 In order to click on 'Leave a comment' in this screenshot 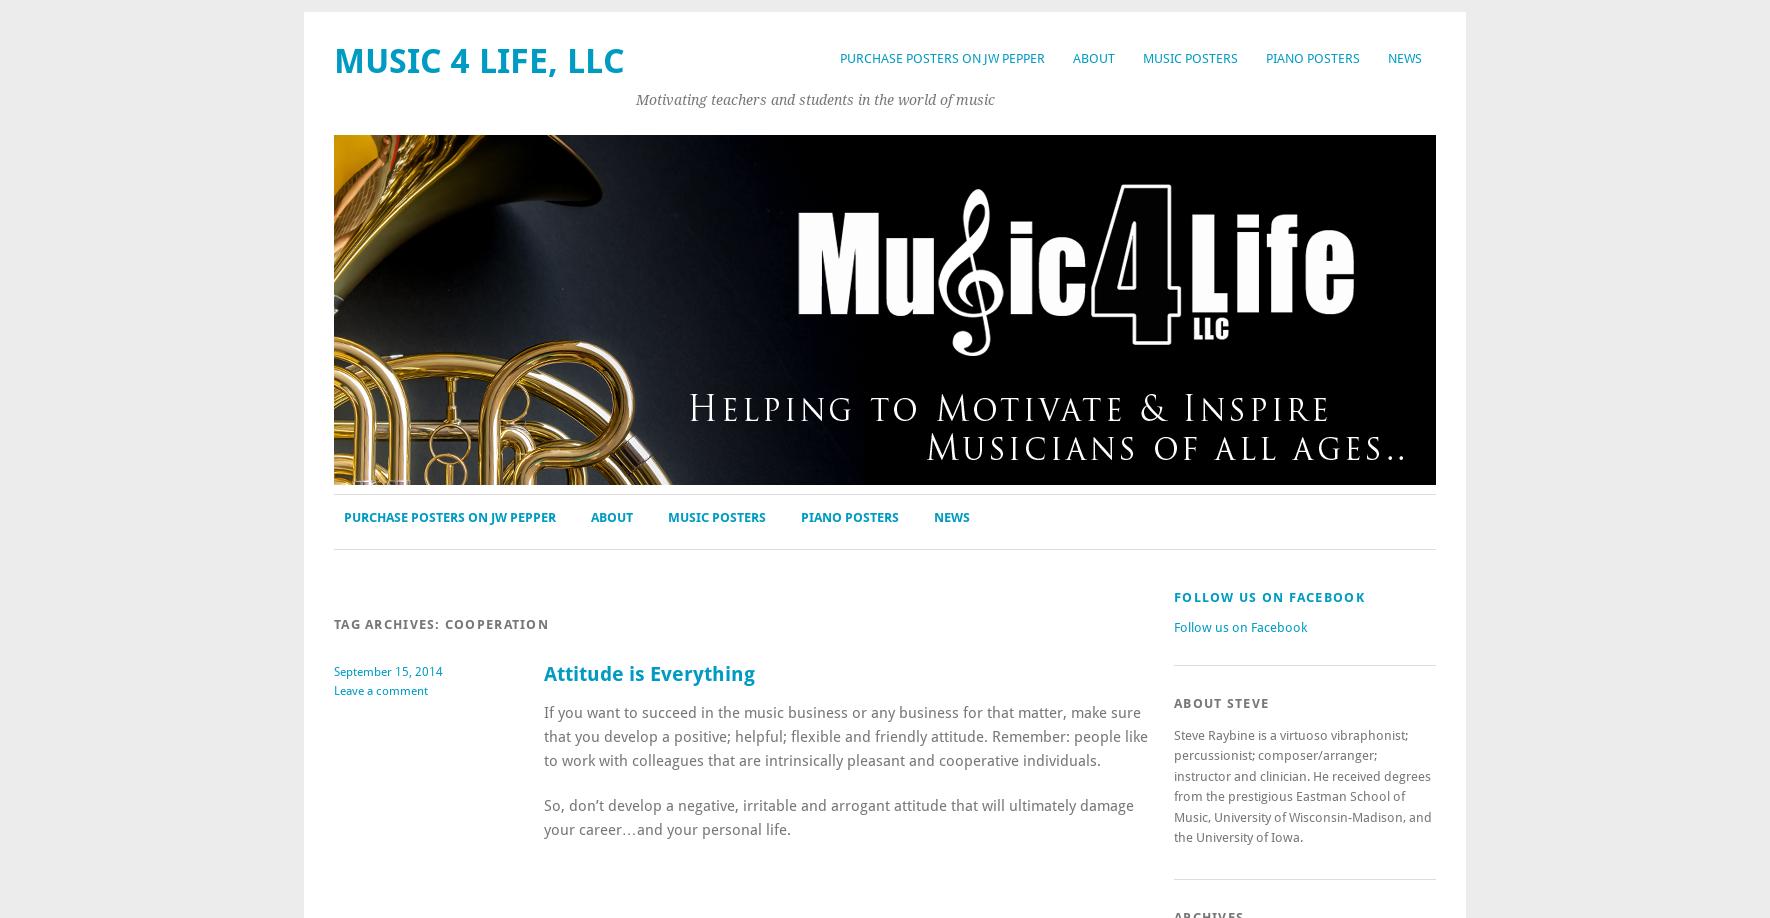, I will do `click(380, 689)`.